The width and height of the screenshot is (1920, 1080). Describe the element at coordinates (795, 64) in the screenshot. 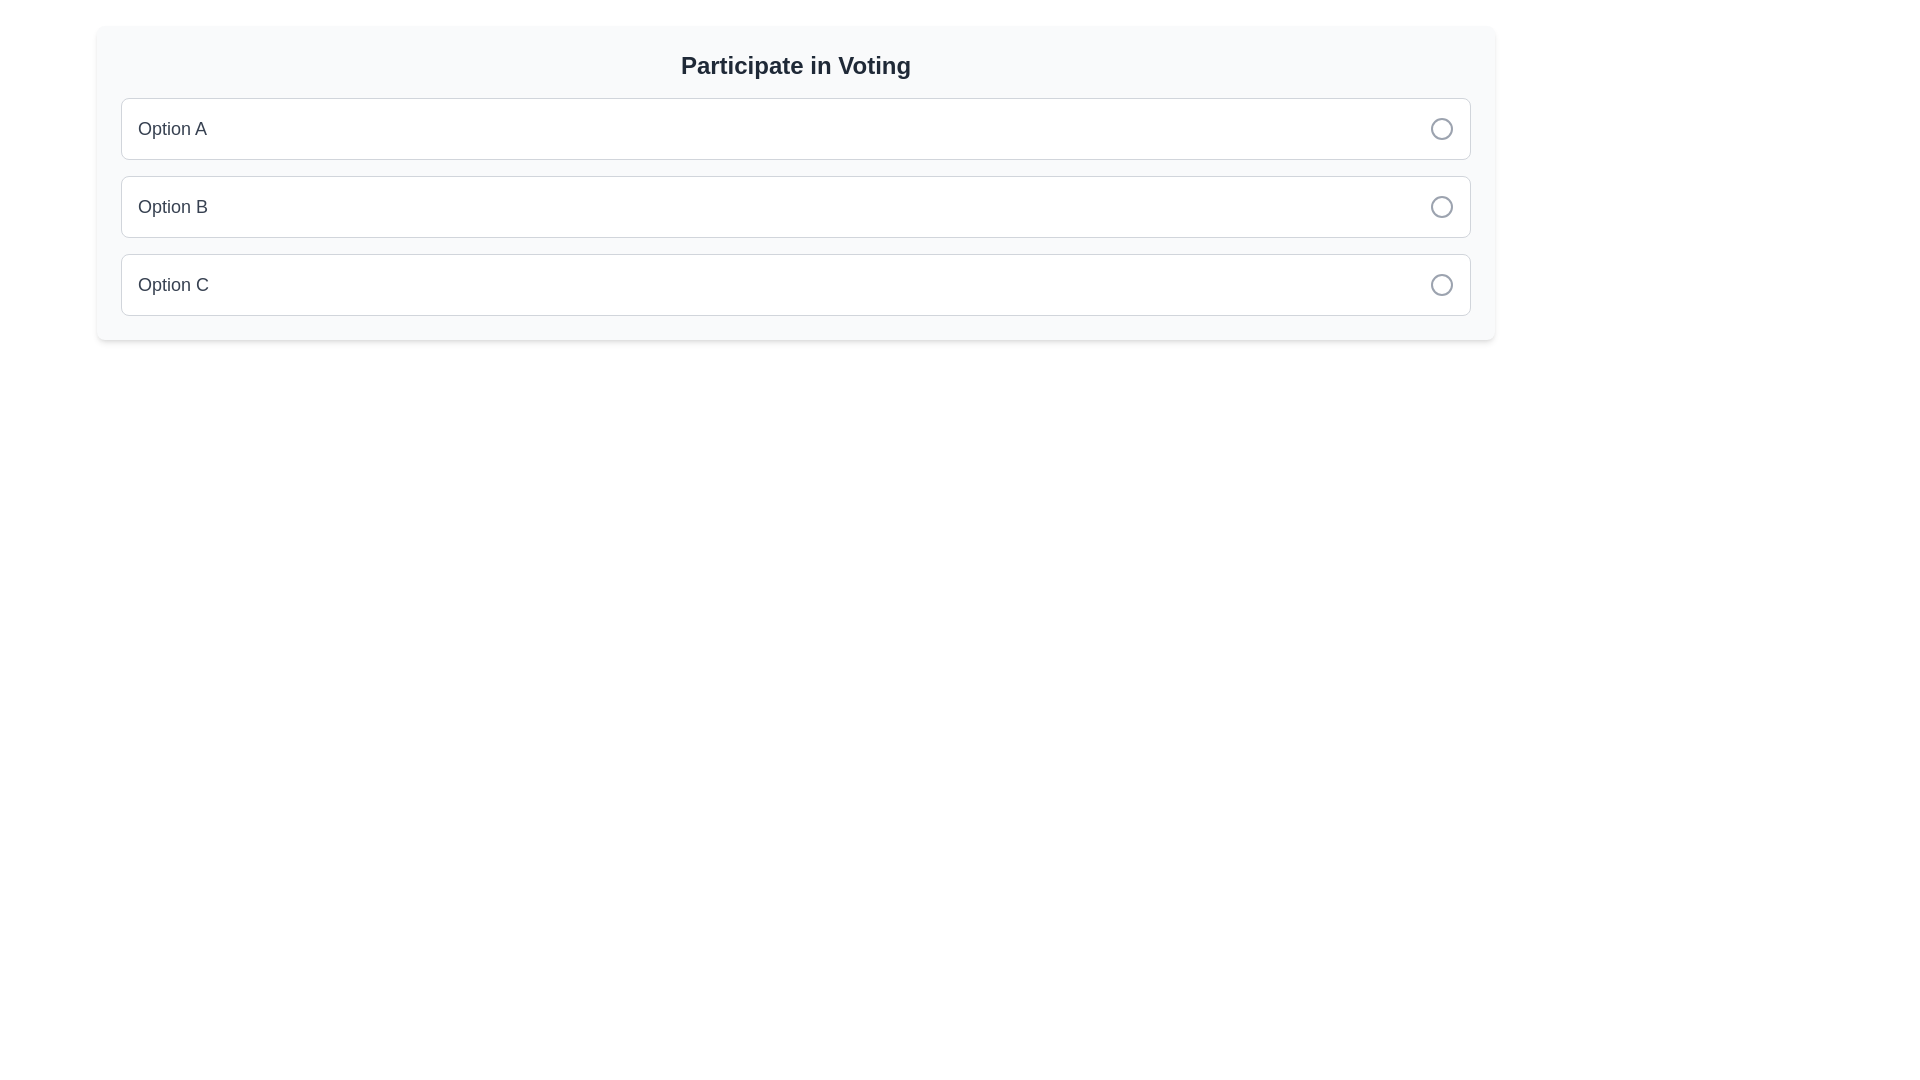

I see `the text block displaying 'Participate in Voting', which is a bold header at the top center of the panel` at that location.